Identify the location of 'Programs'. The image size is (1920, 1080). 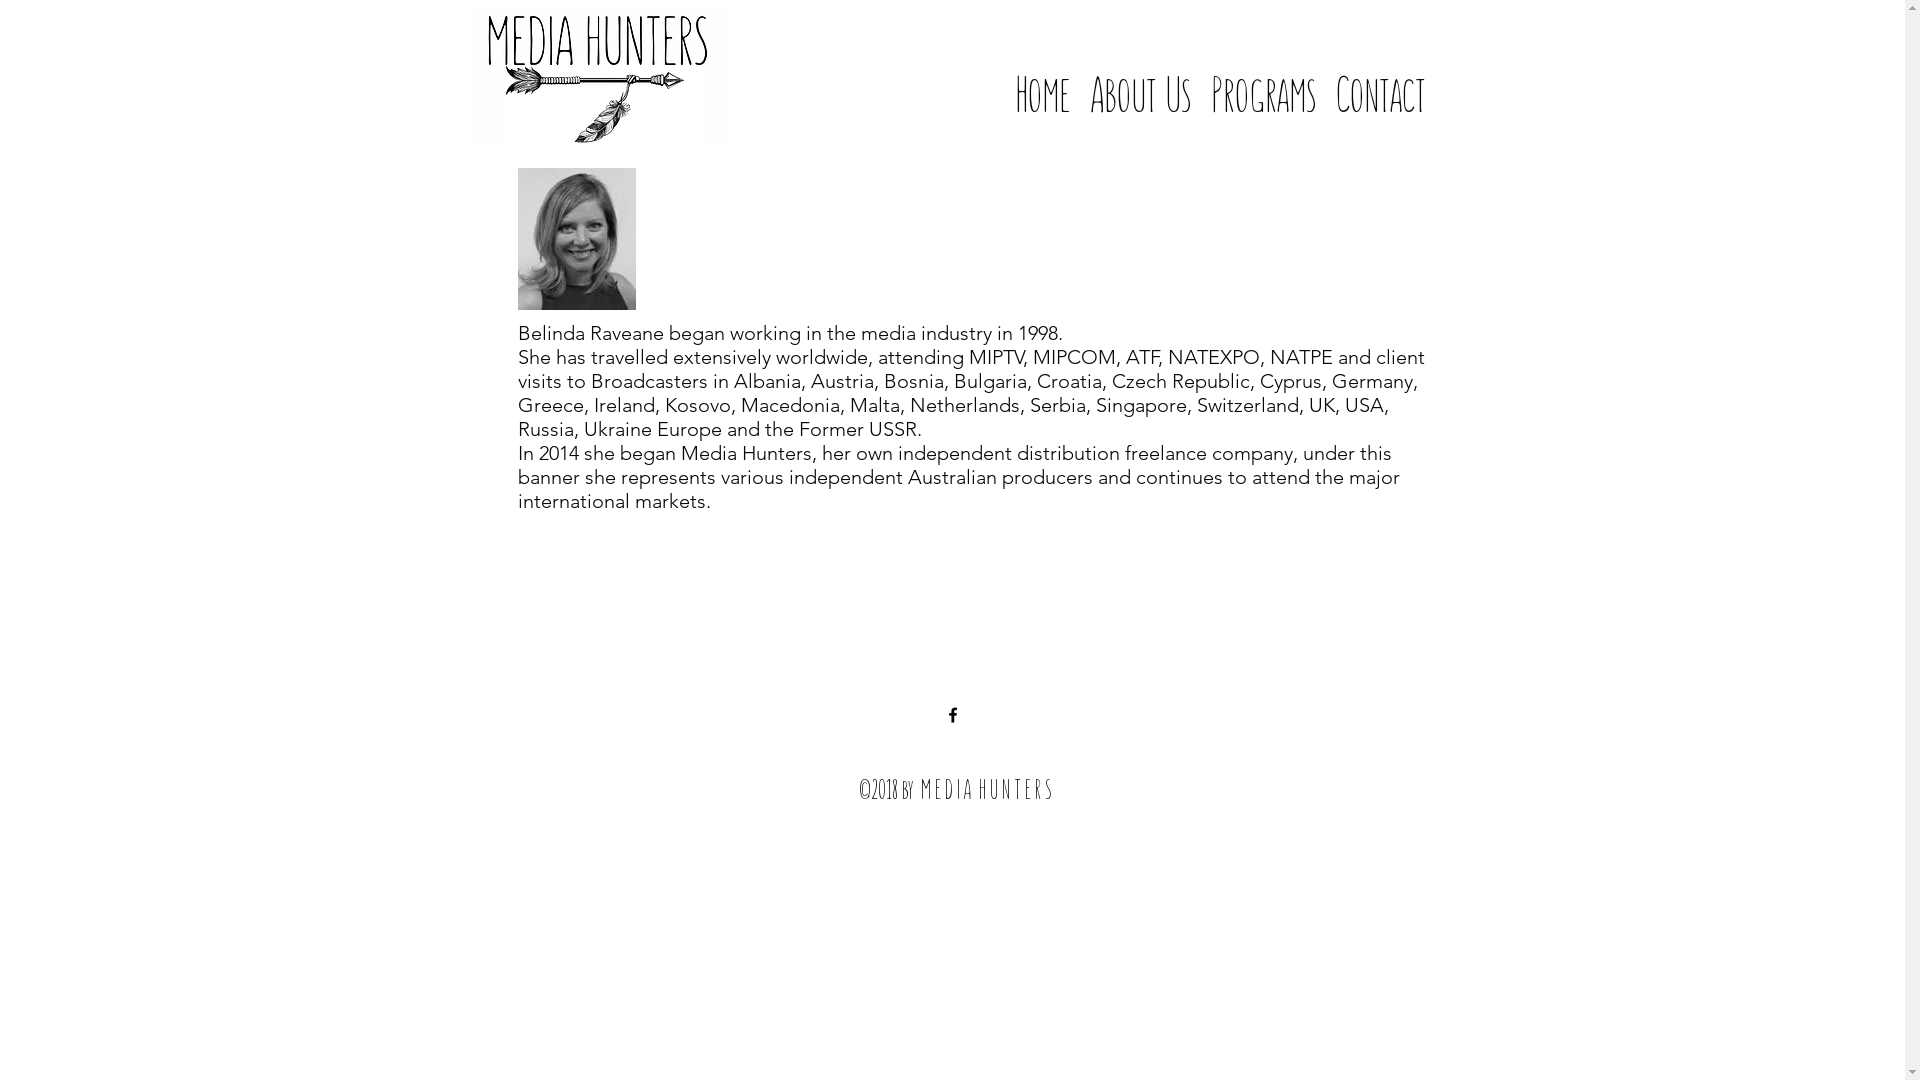
(1261, 73).